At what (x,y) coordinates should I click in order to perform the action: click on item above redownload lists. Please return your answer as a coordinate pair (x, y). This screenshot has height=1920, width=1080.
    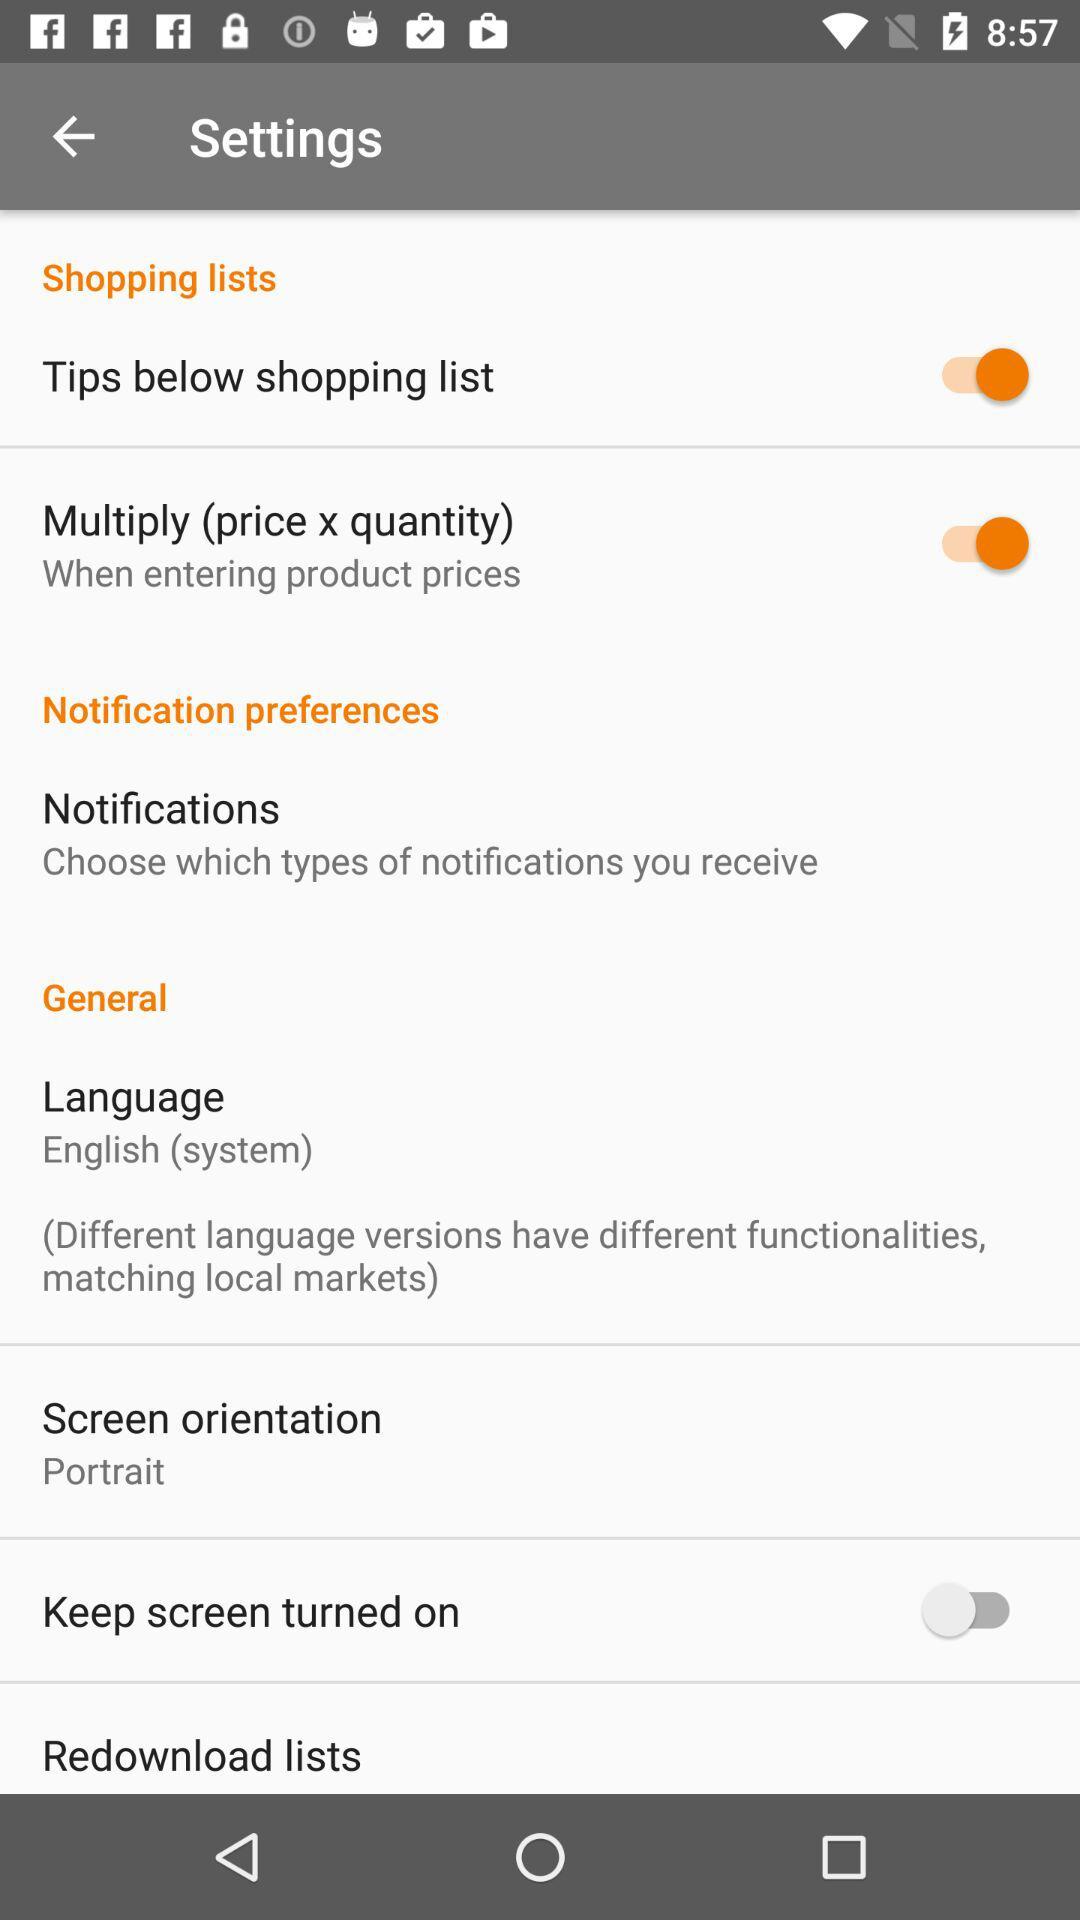
    Looking at the image, I should click on (250, 1610).